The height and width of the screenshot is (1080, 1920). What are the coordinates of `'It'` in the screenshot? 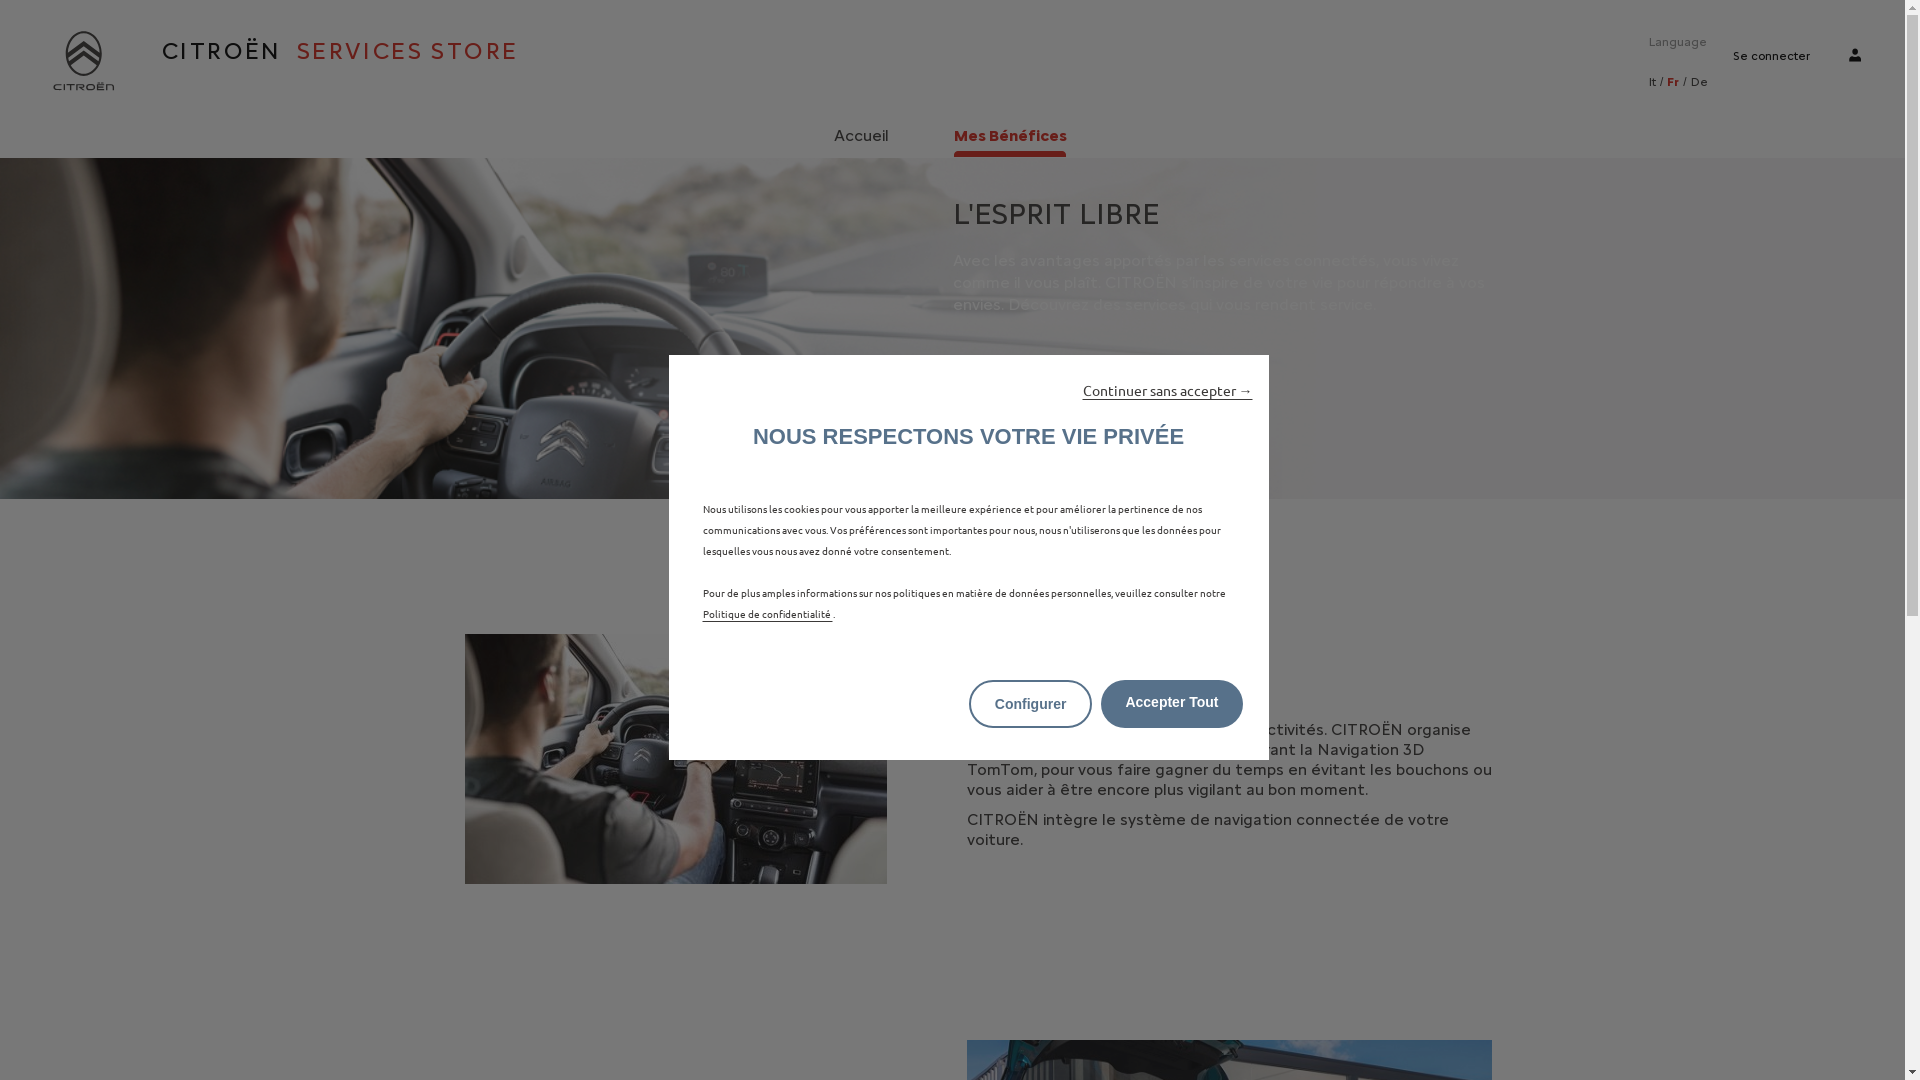 It's located at (1652, 80).